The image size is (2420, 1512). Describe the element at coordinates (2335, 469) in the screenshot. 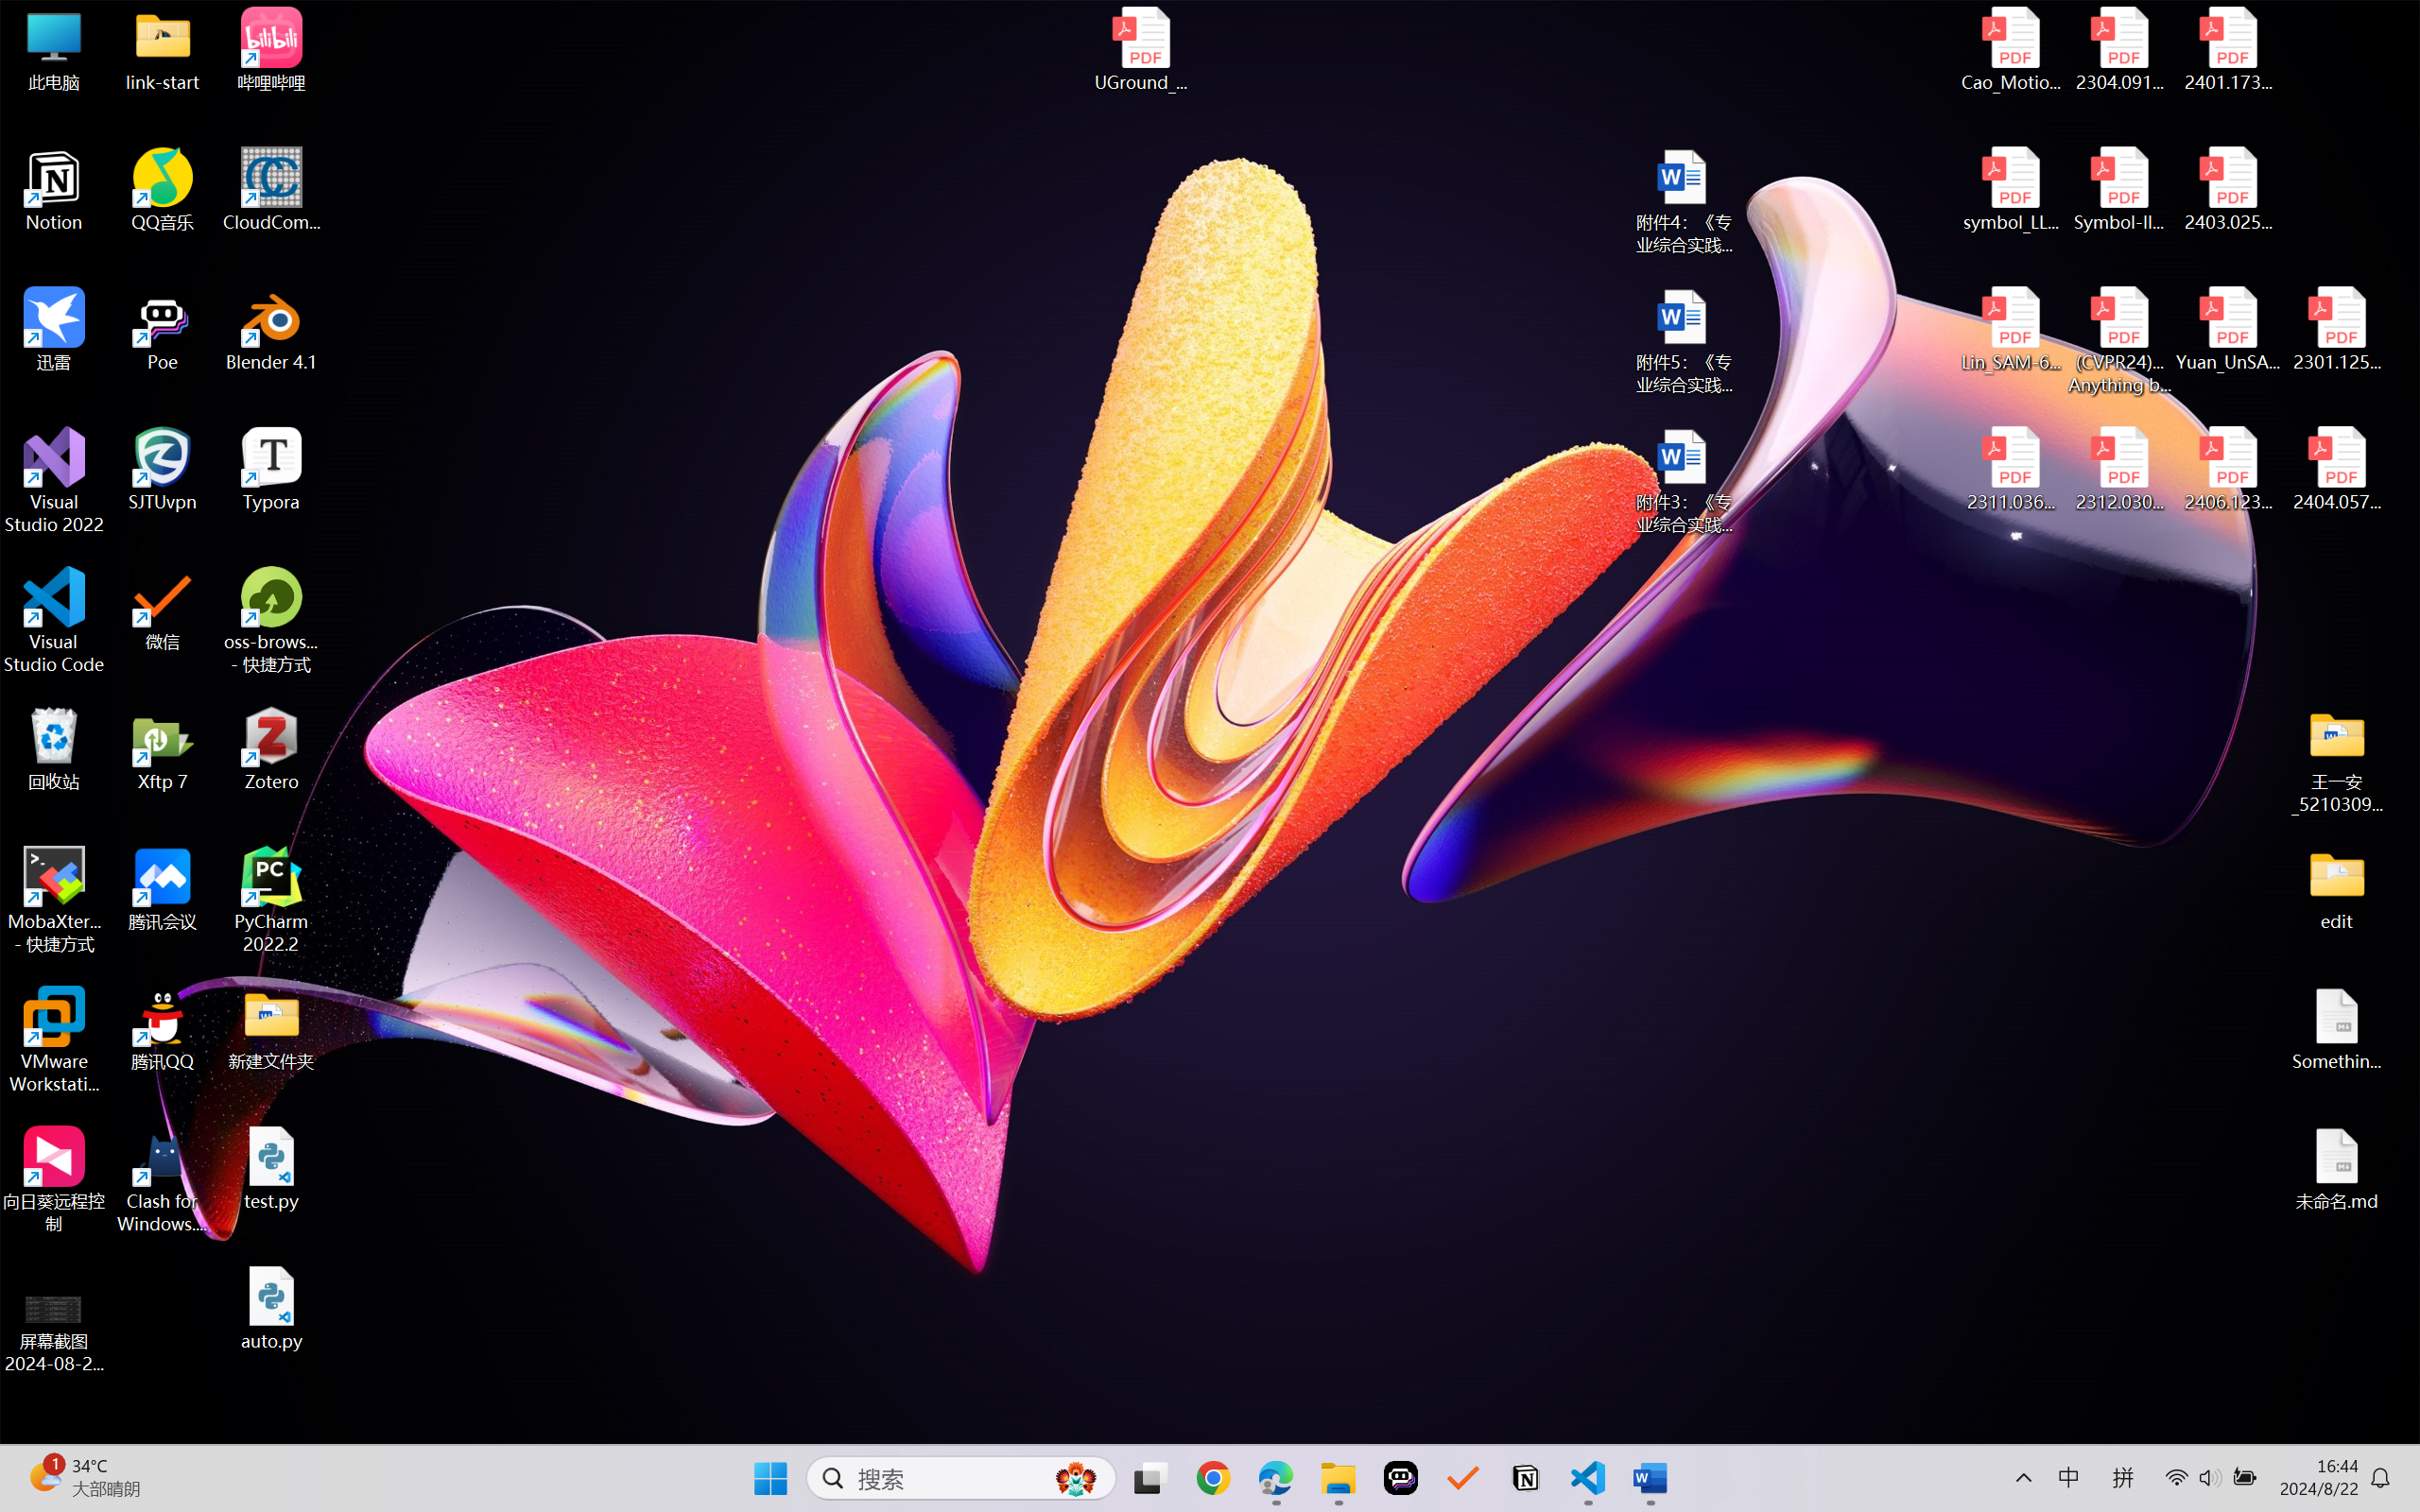

I see `'2404.05719v1.pdf'` at that location.